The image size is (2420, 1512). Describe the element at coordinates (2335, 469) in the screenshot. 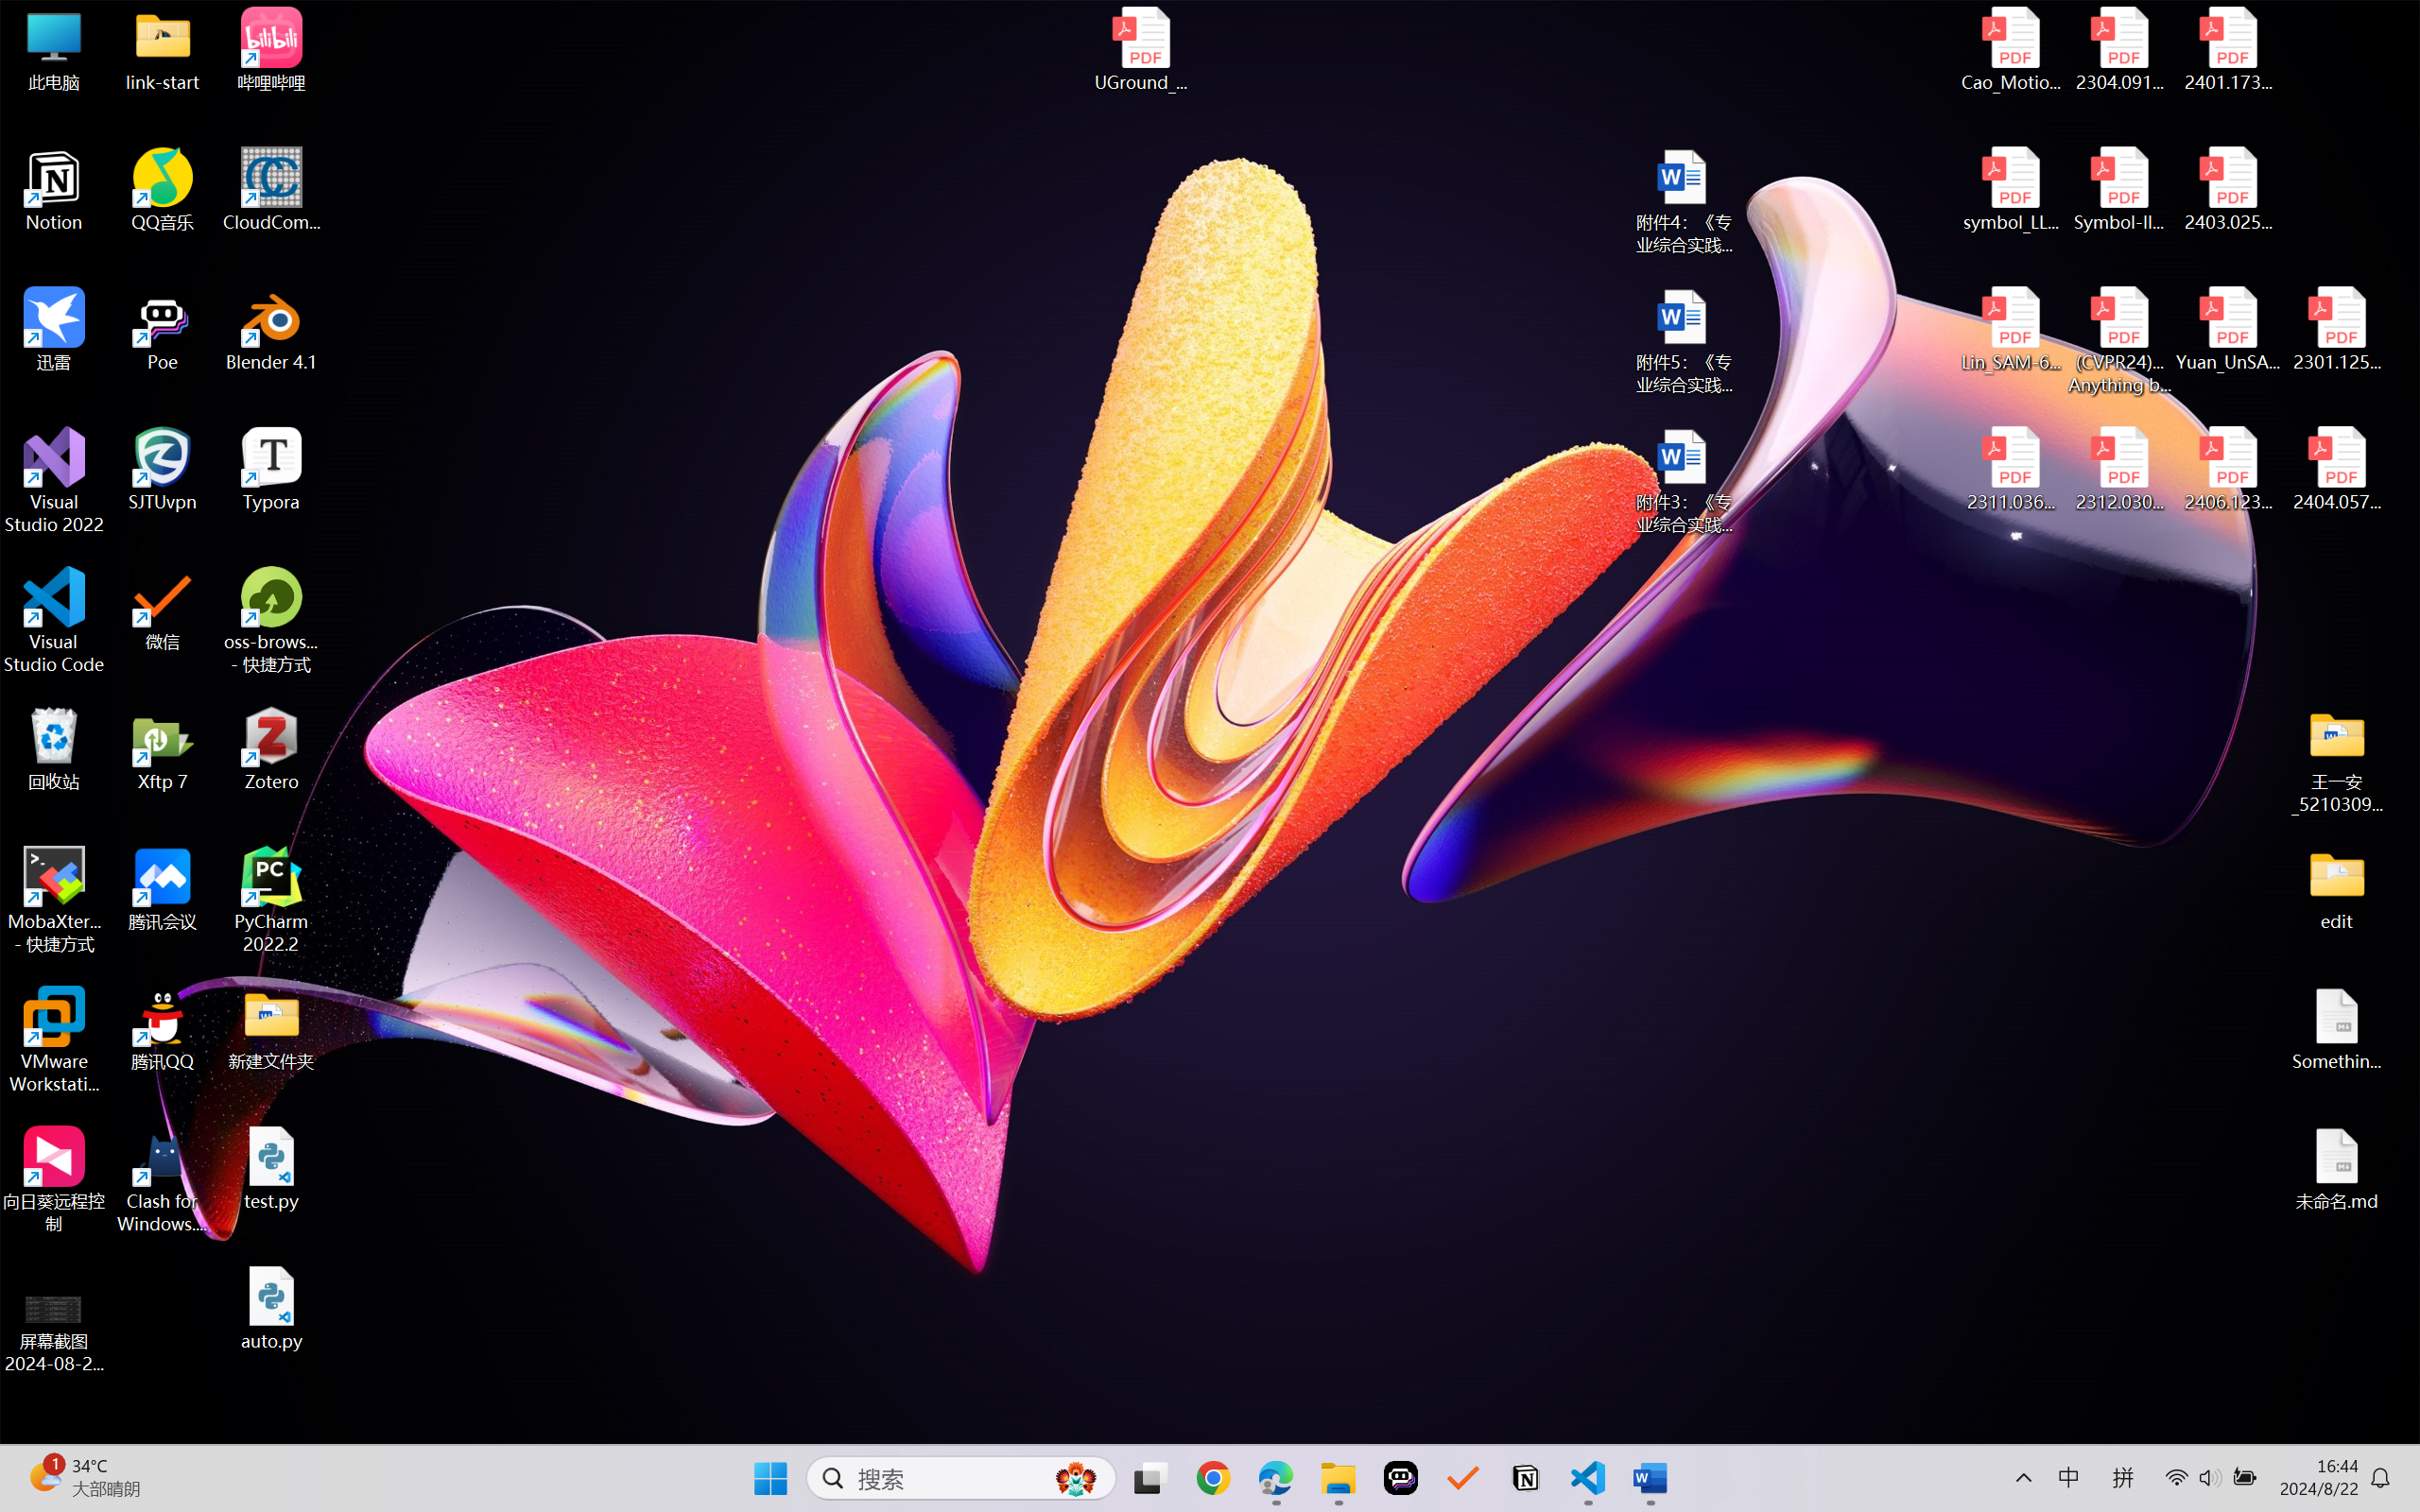

I see `'2404.05719v1.pdf'` at that location.